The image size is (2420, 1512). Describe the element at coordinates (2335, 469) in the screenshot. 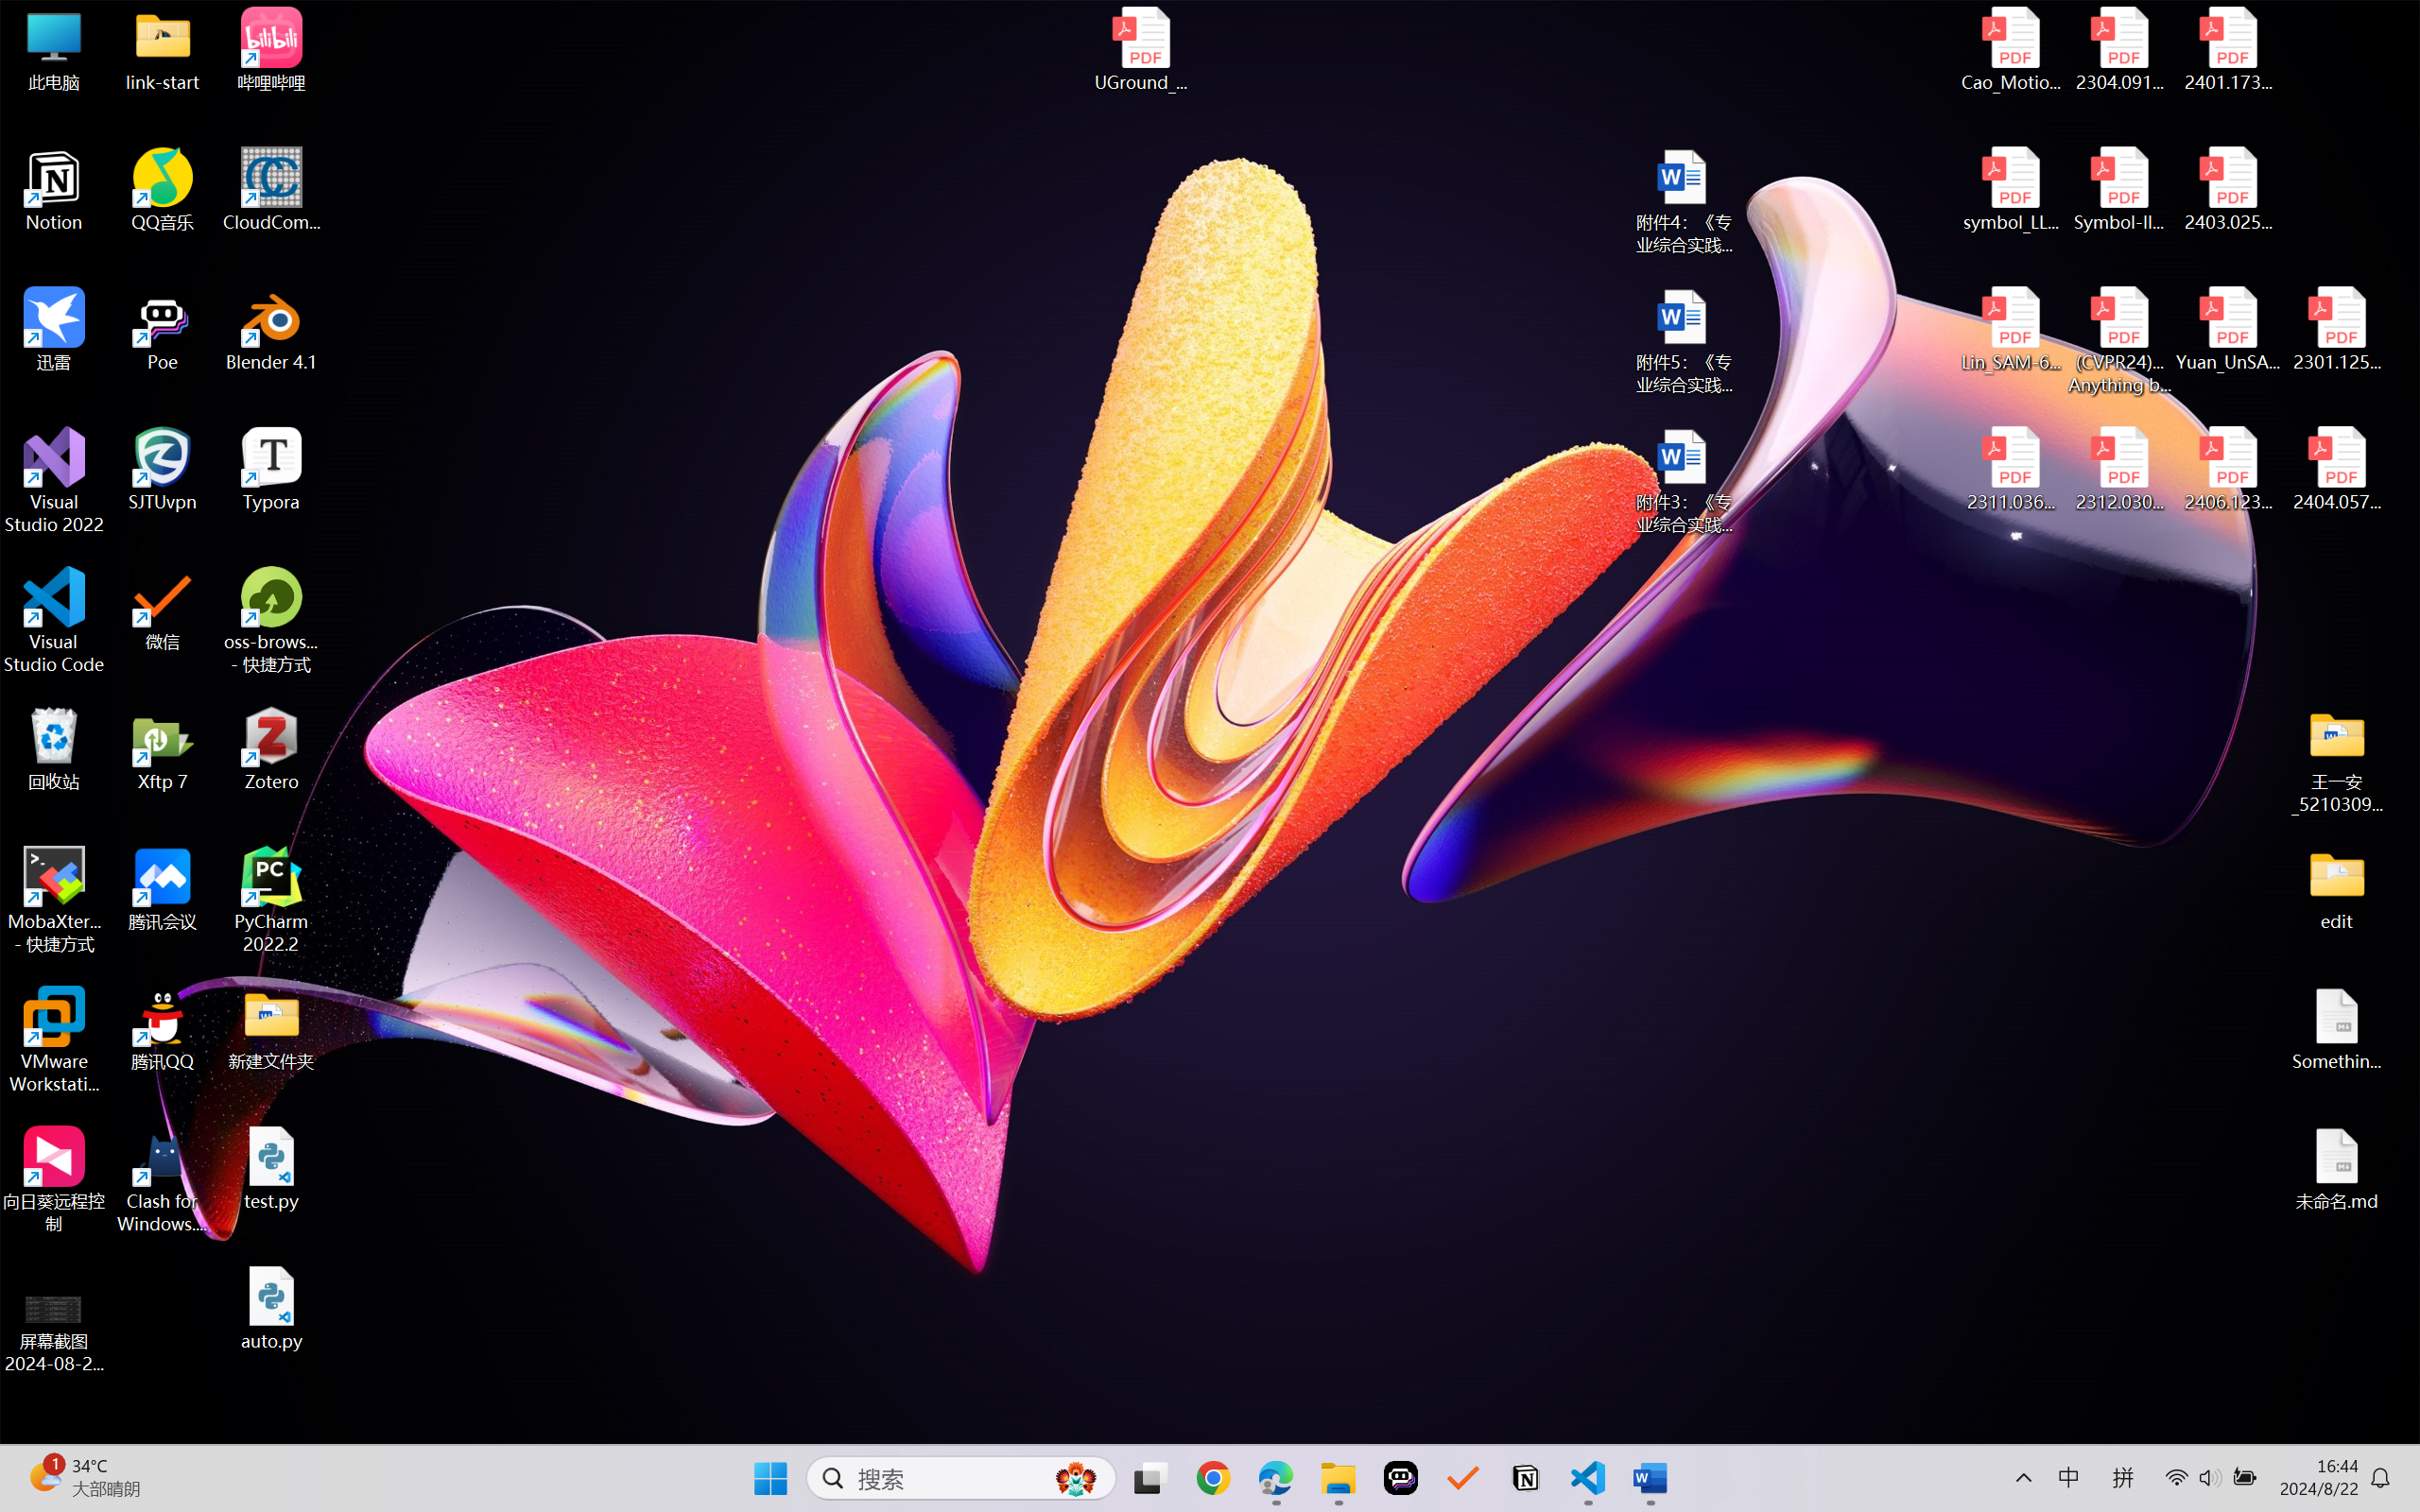

I see `'2404.05719v1.pdf'` at that location.